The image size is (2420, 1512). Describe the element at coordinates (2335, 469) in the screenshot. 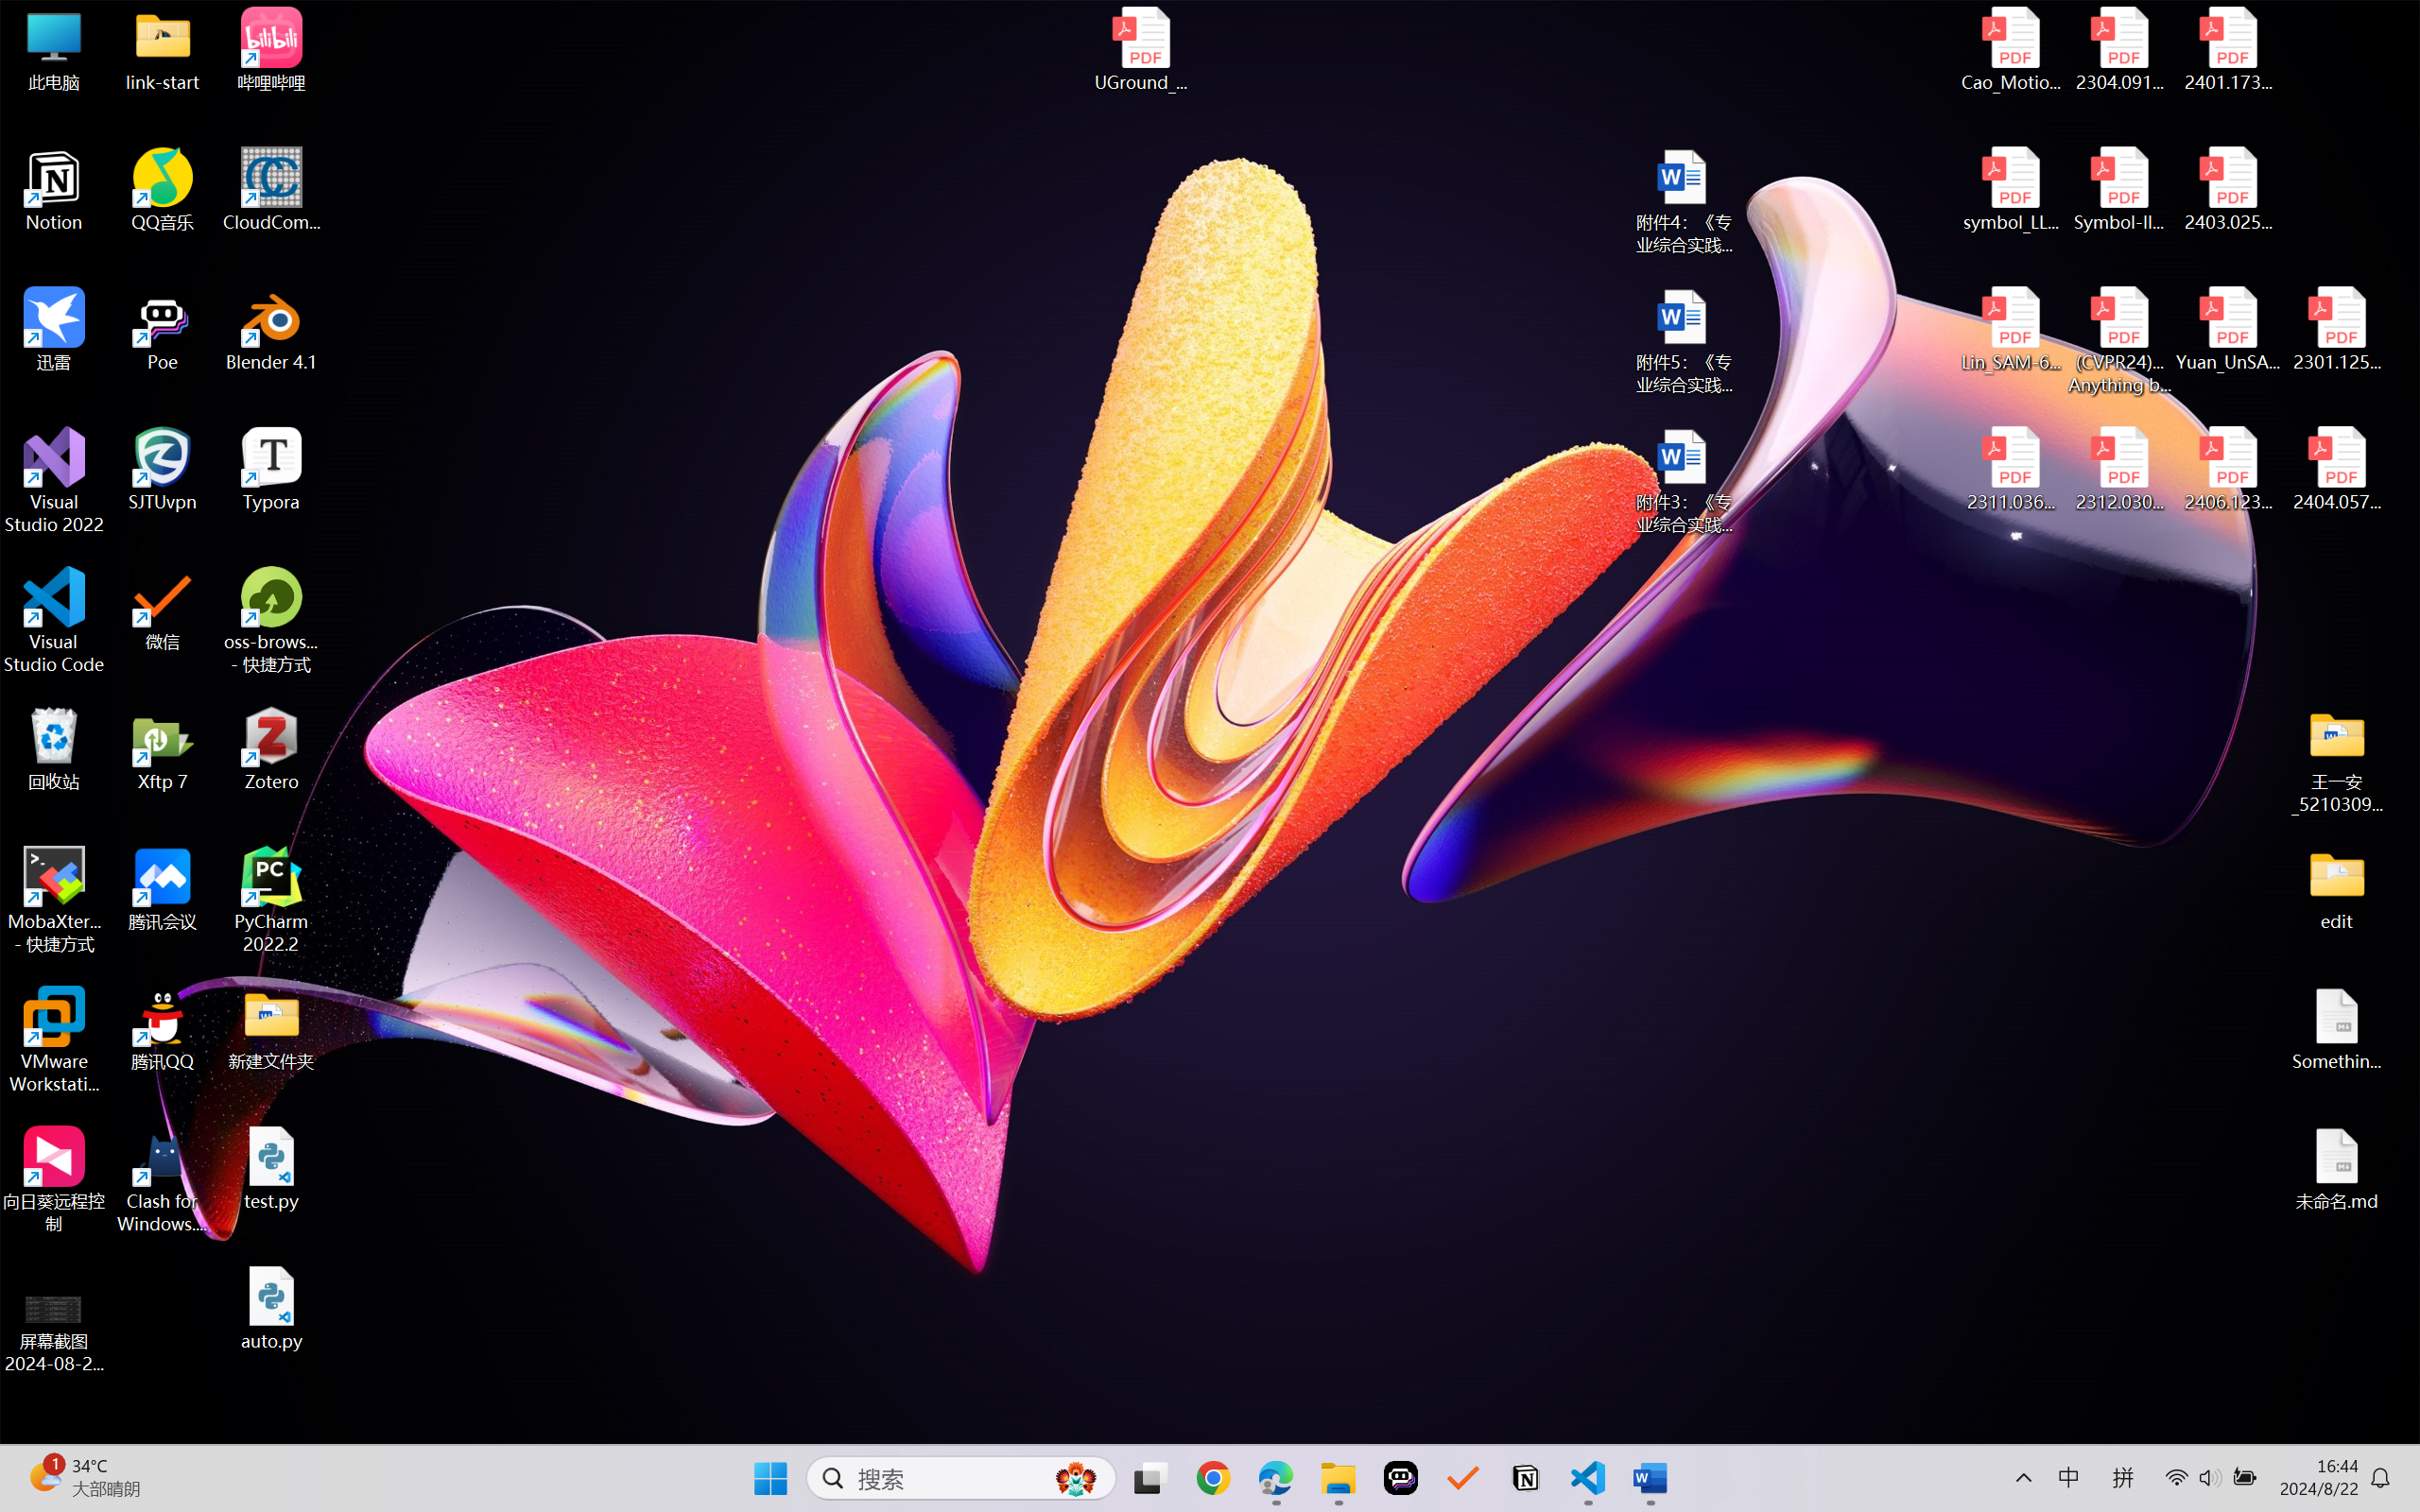

I see `'2404.05719v1.pdf'` at that location.